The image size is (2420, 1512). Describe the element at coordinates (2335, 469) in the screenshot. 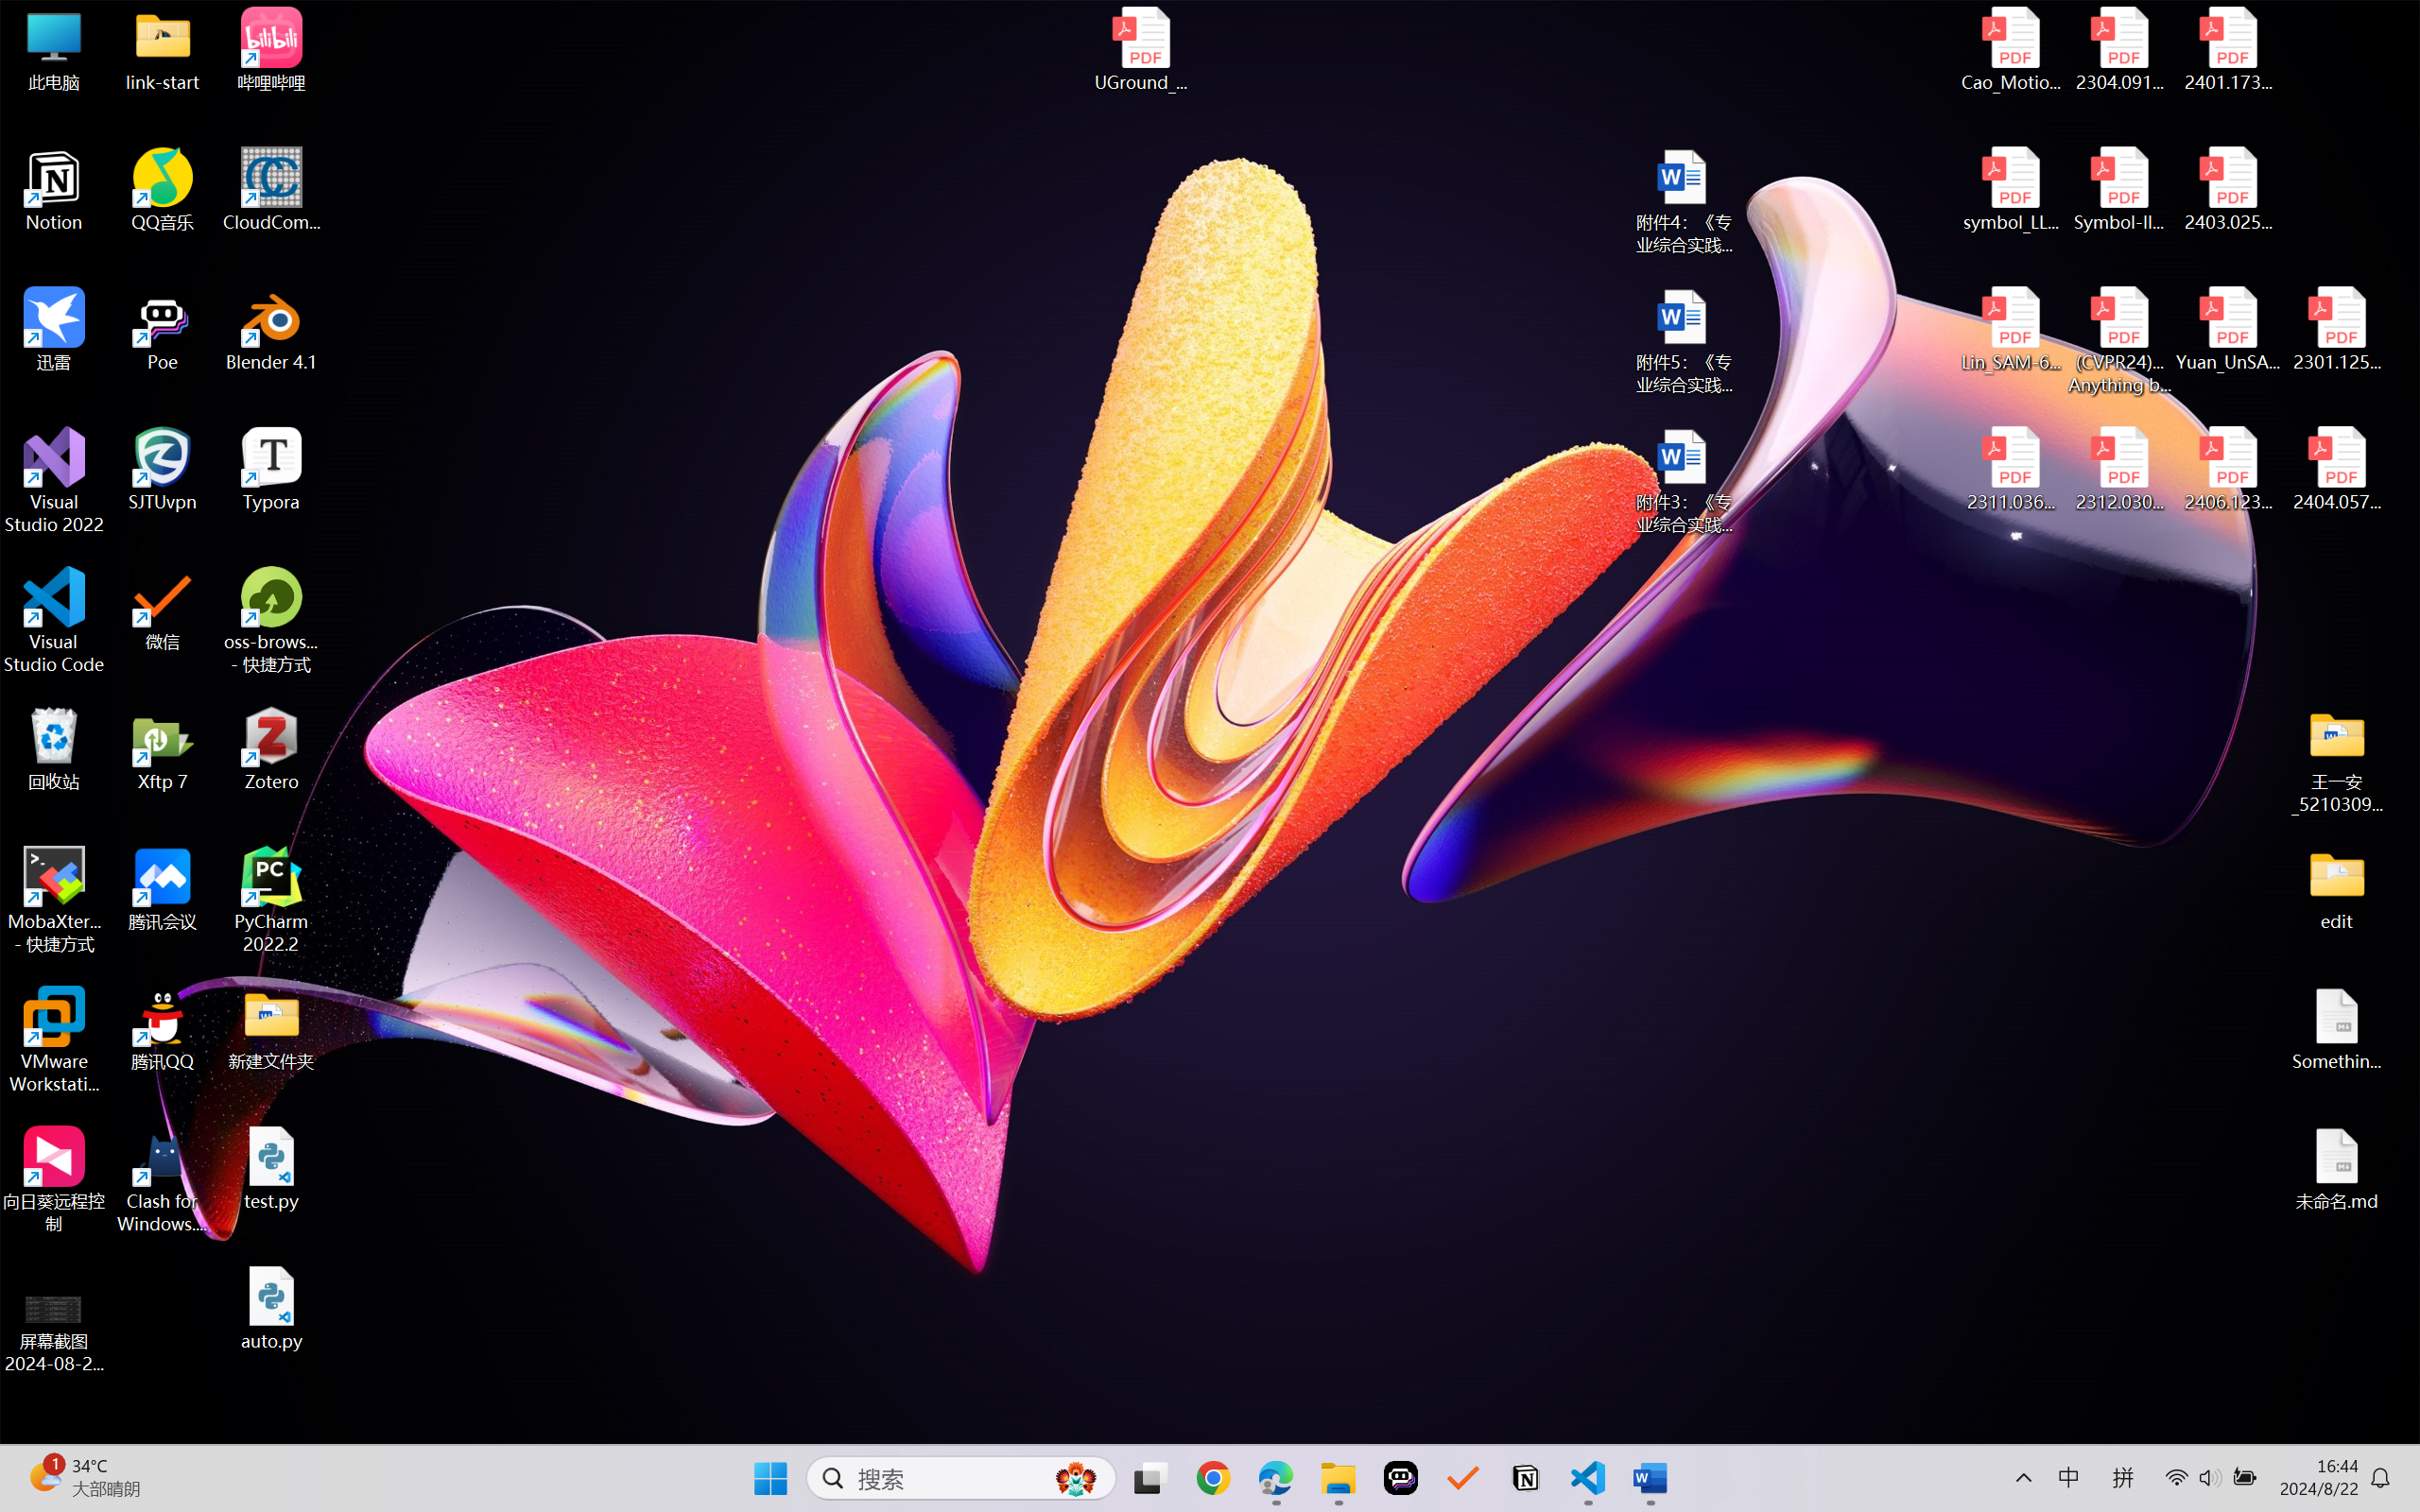

I see `'2404.05719v1.pdf'` at that location.